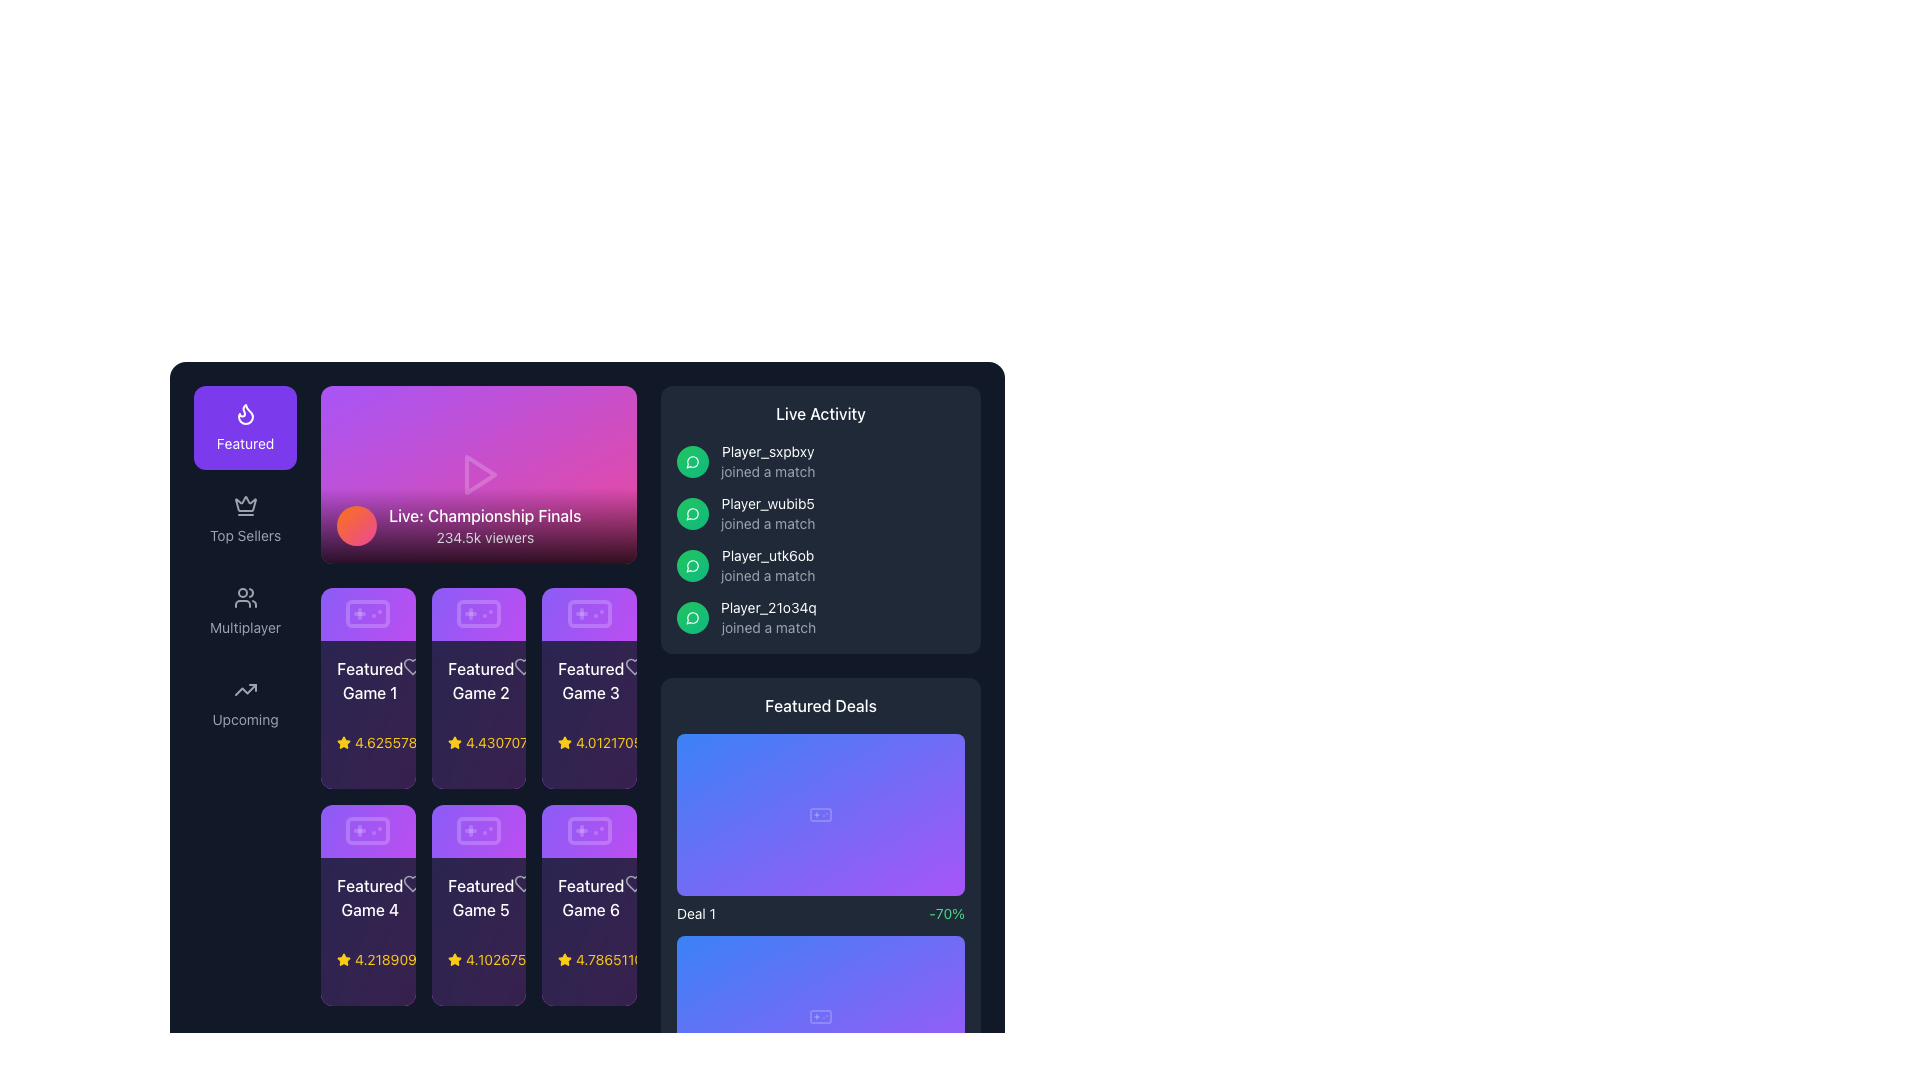 Image resolution: width=1920 pixels, height=1080 pixels. Describe the element at coordinates (412, 883) in the screenshot. I see `the heart-shaped icon located to the right of the 'Featured Game 4' text and rating star within the fourth card in the second row of the grid layout` at that location.